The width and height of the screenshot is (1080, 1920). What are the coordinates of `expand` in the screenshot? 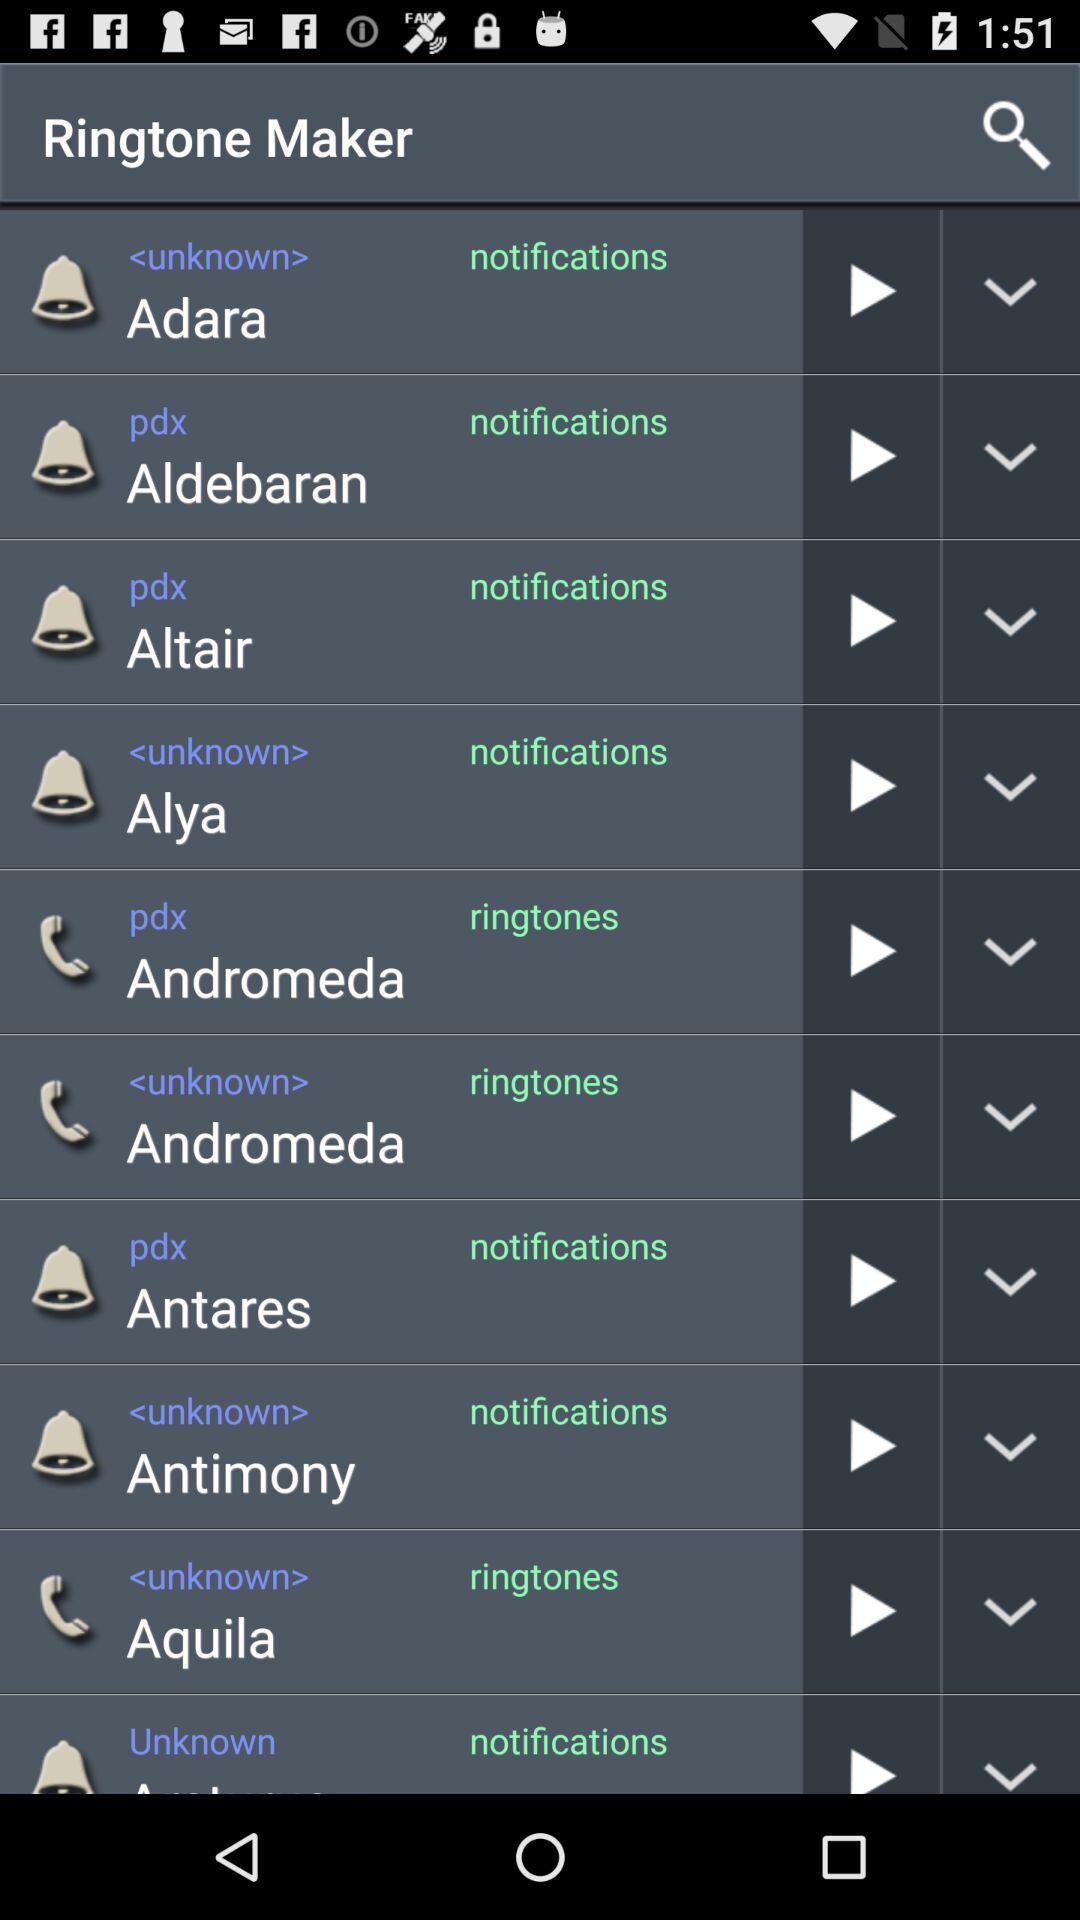 It's located at (1011, 950).